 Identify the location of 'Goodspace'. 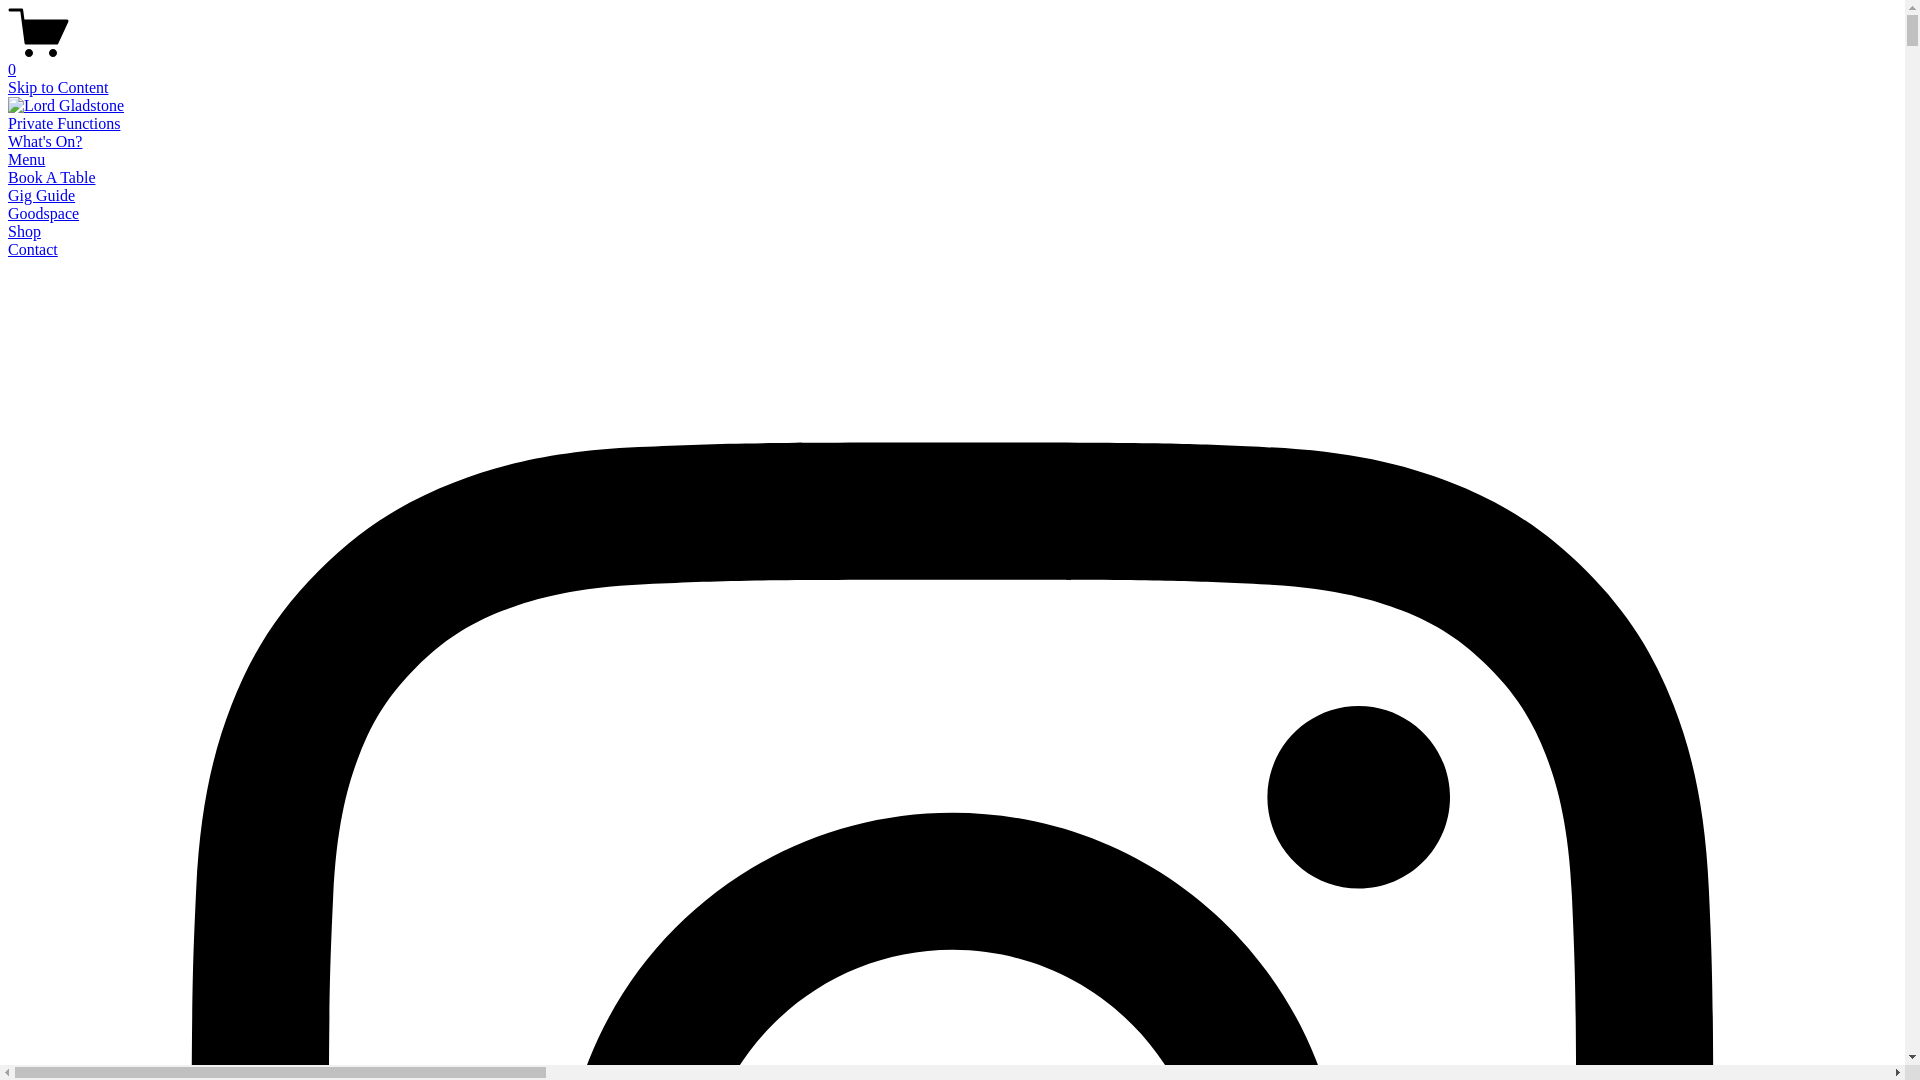
(43, 213).